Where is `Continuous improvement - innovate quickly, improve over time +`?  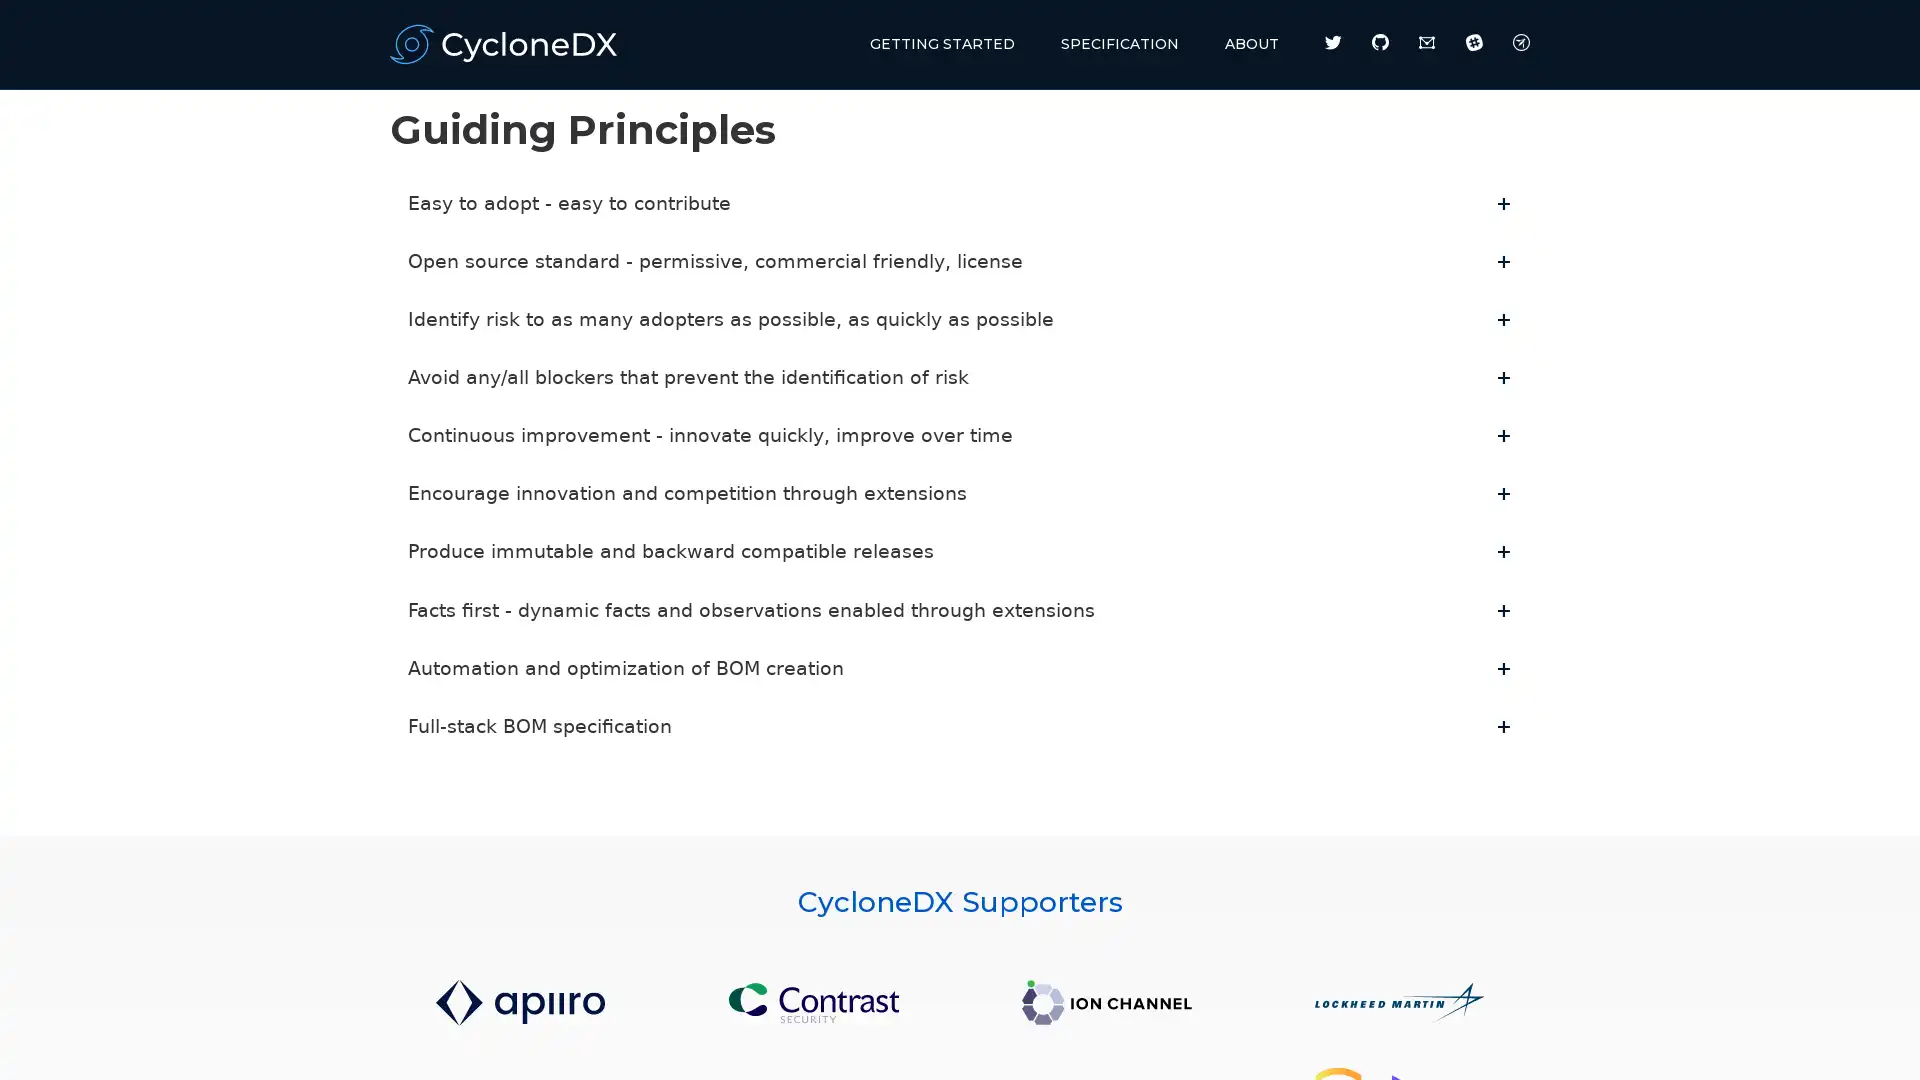
Continuous improvement - innovate quickly, improve over time + is located at coordinates (960, 434).